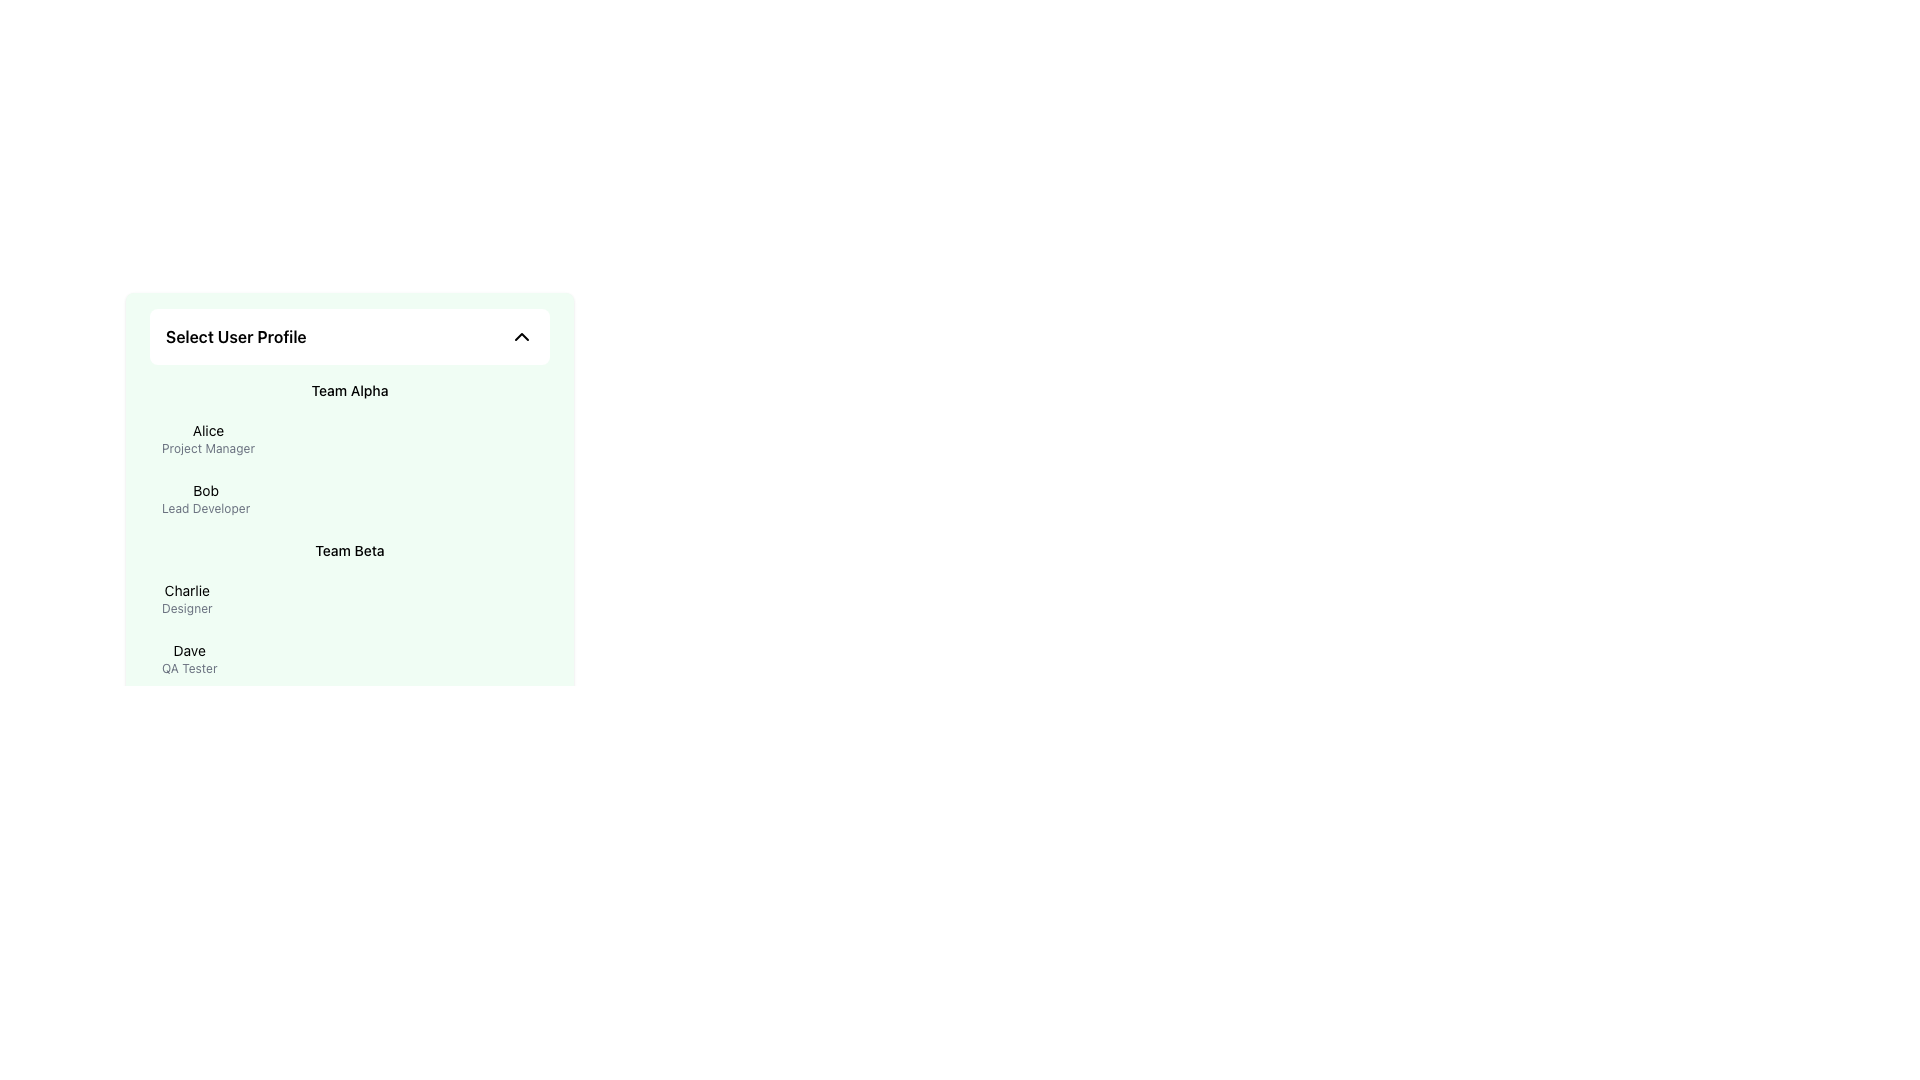 The image size is (1920, 1080). I want to click on the text label displaying 'Lead Developer', which is located below the name 'Bob' in the 'Team Alpha' section, so click(206, 508).